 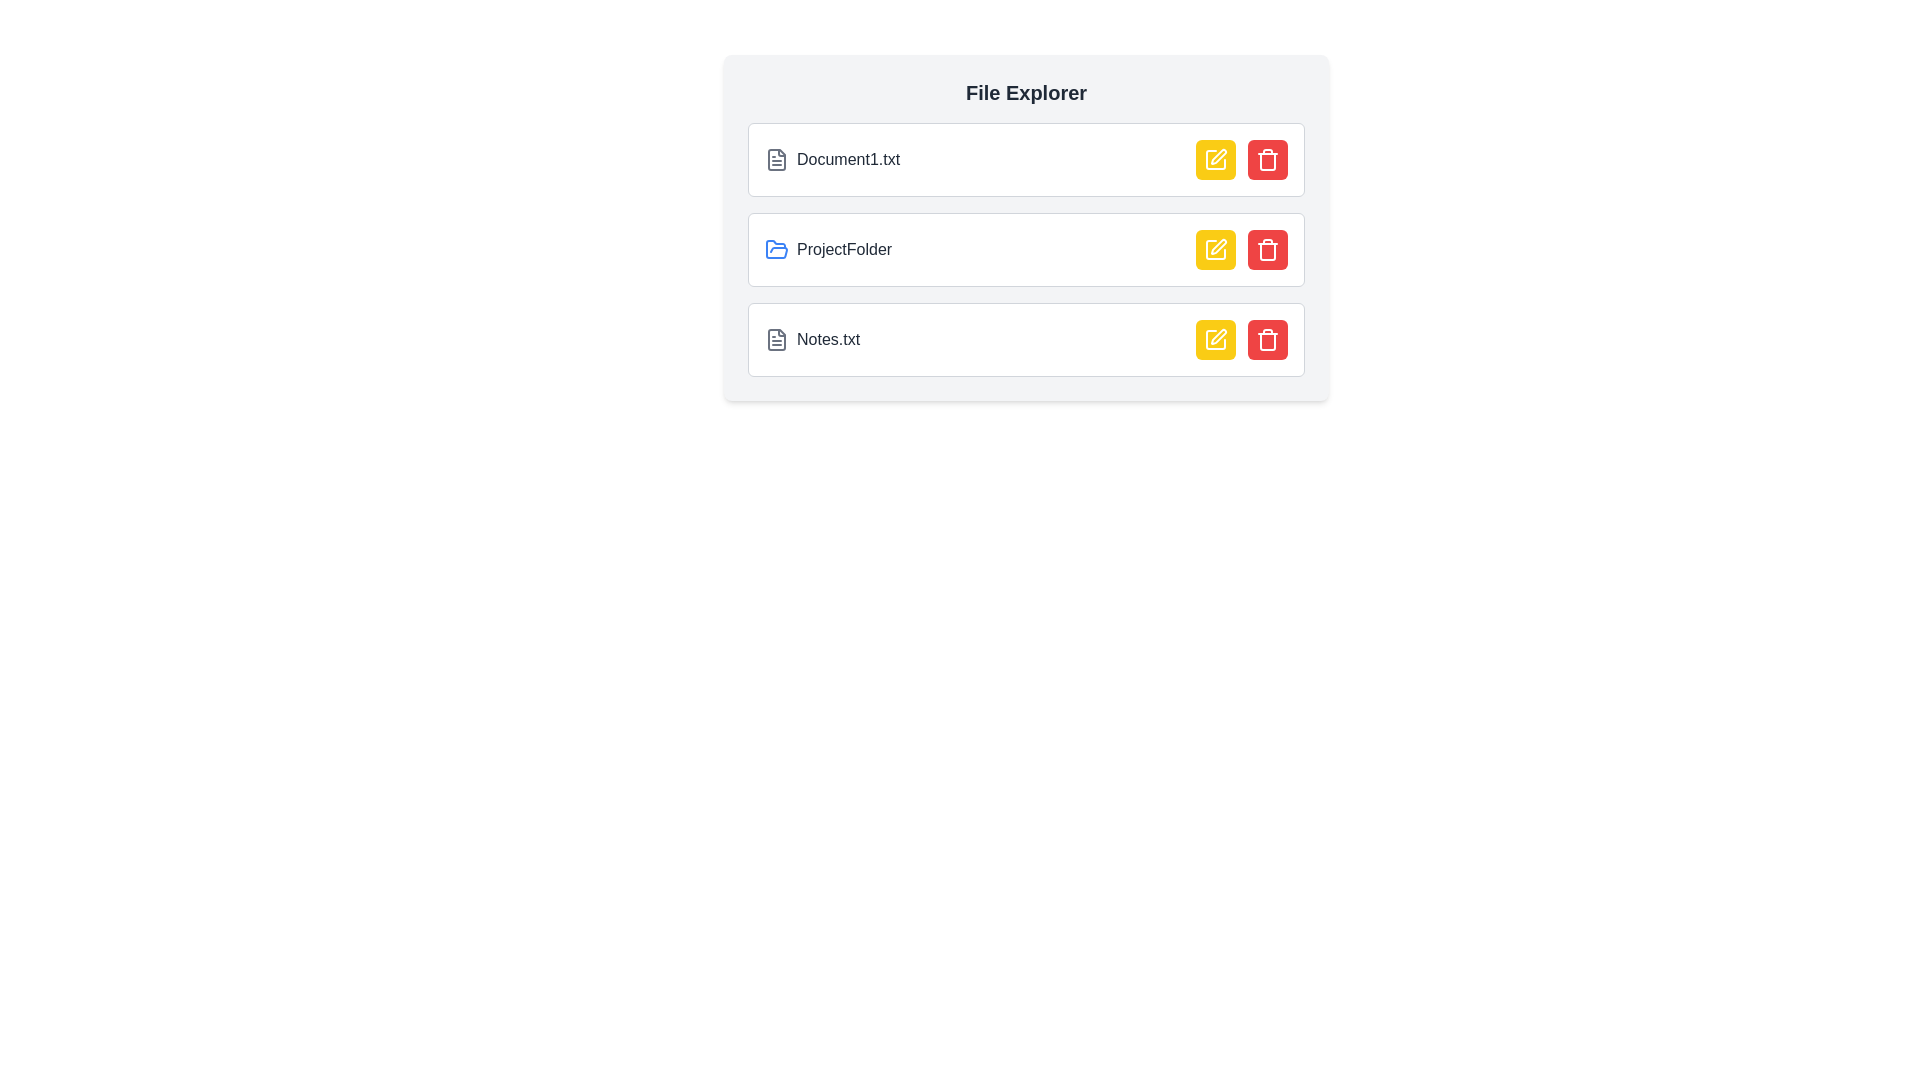 I want to click on the yellow button with a pen icon, so click(x=1241, y=158).